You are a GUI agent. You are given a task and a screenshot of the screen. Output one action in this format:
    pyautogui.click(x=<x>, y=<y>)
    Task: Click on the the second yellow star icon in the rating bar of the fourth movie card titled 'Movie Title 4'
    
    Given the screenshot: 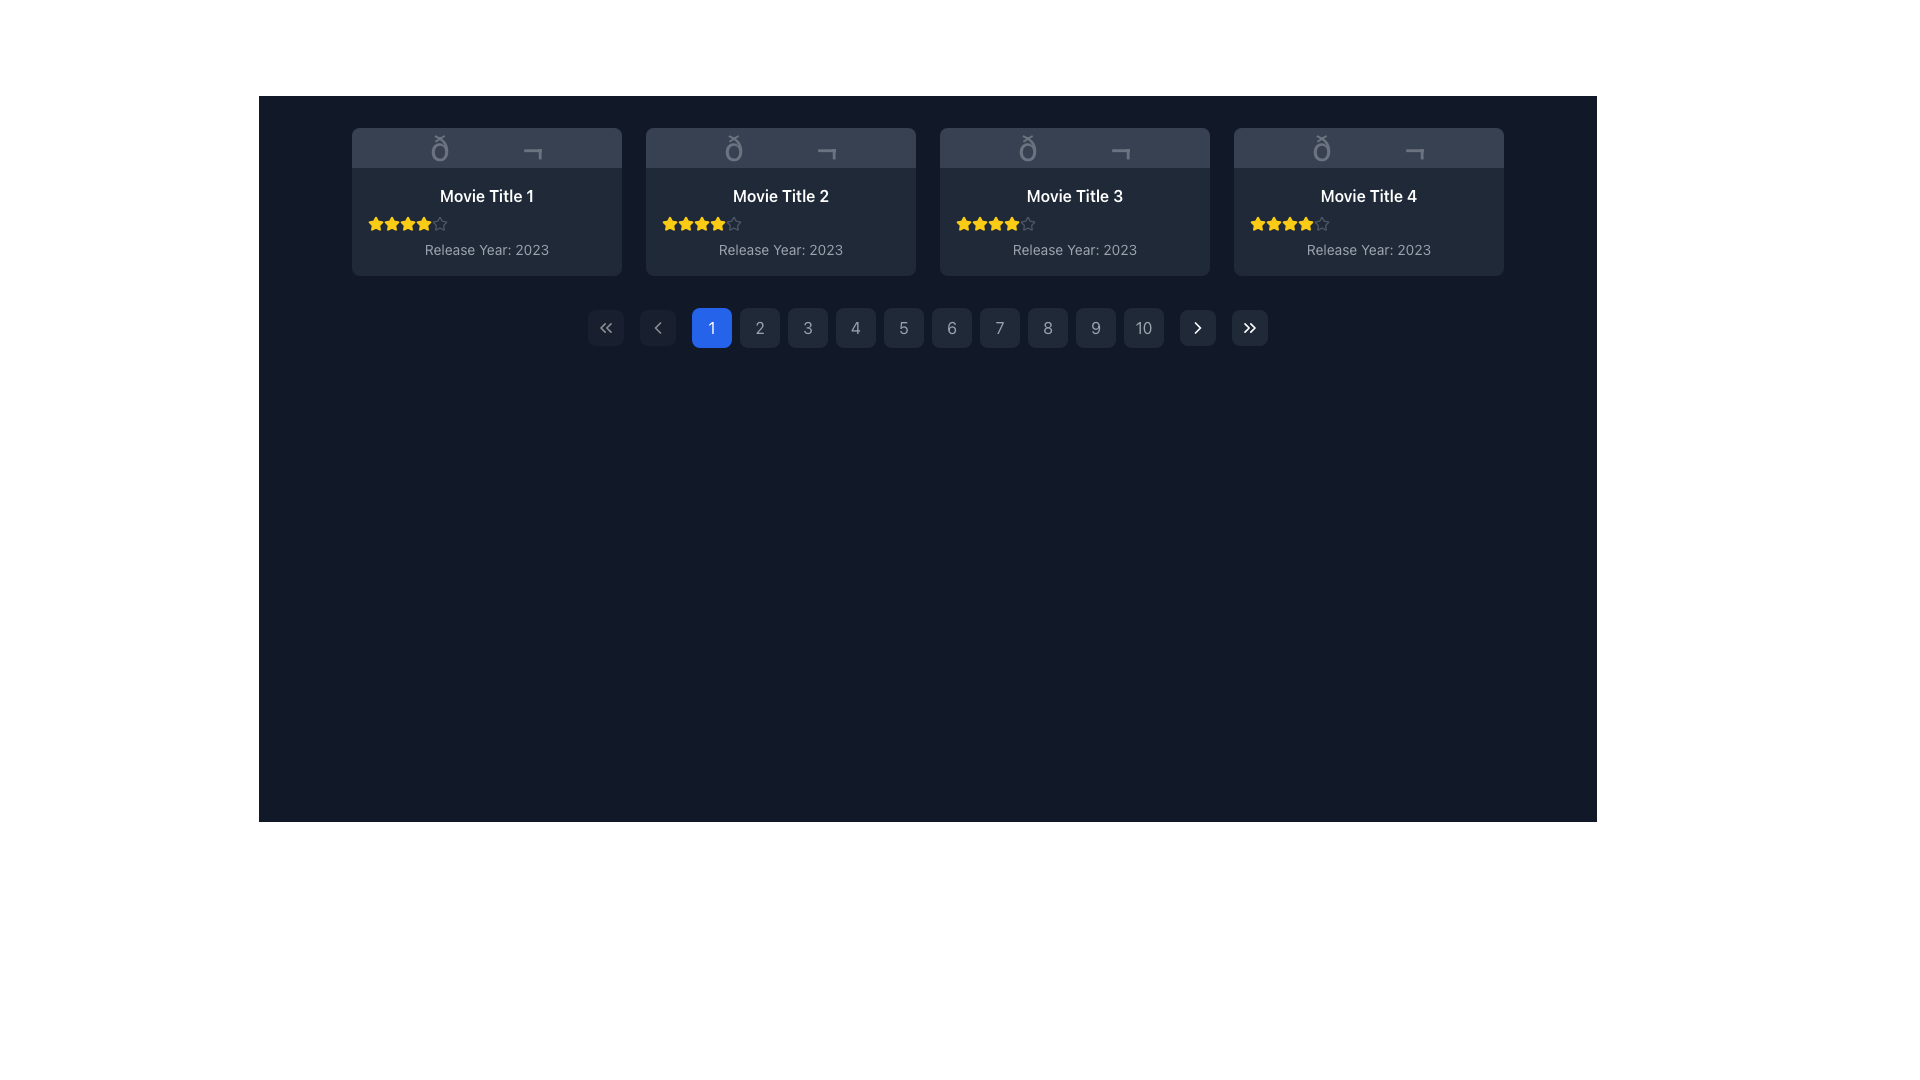 What is the action you would take?
    pyautogui.click(x=1272, y=223)
    